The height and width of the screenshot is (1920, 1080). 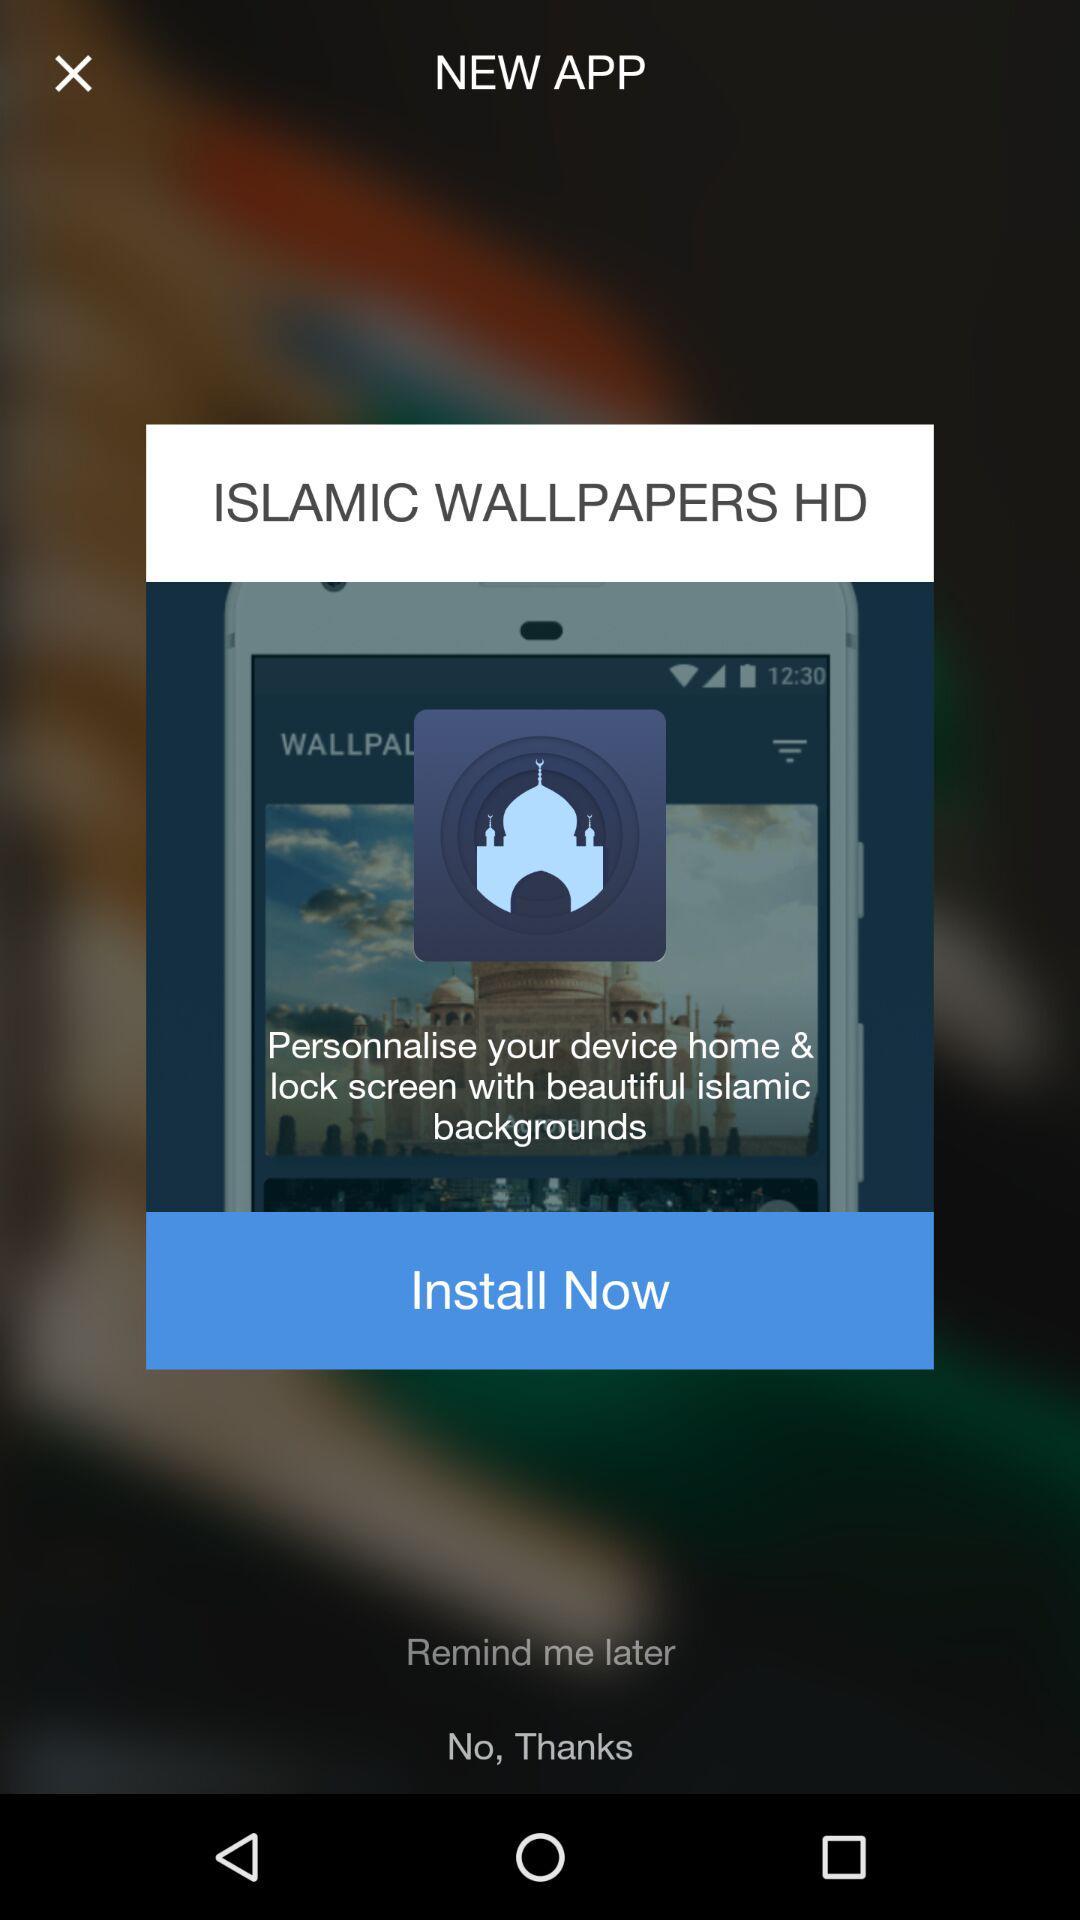 I want to click on item below install now, so click(x=540, y=1652).